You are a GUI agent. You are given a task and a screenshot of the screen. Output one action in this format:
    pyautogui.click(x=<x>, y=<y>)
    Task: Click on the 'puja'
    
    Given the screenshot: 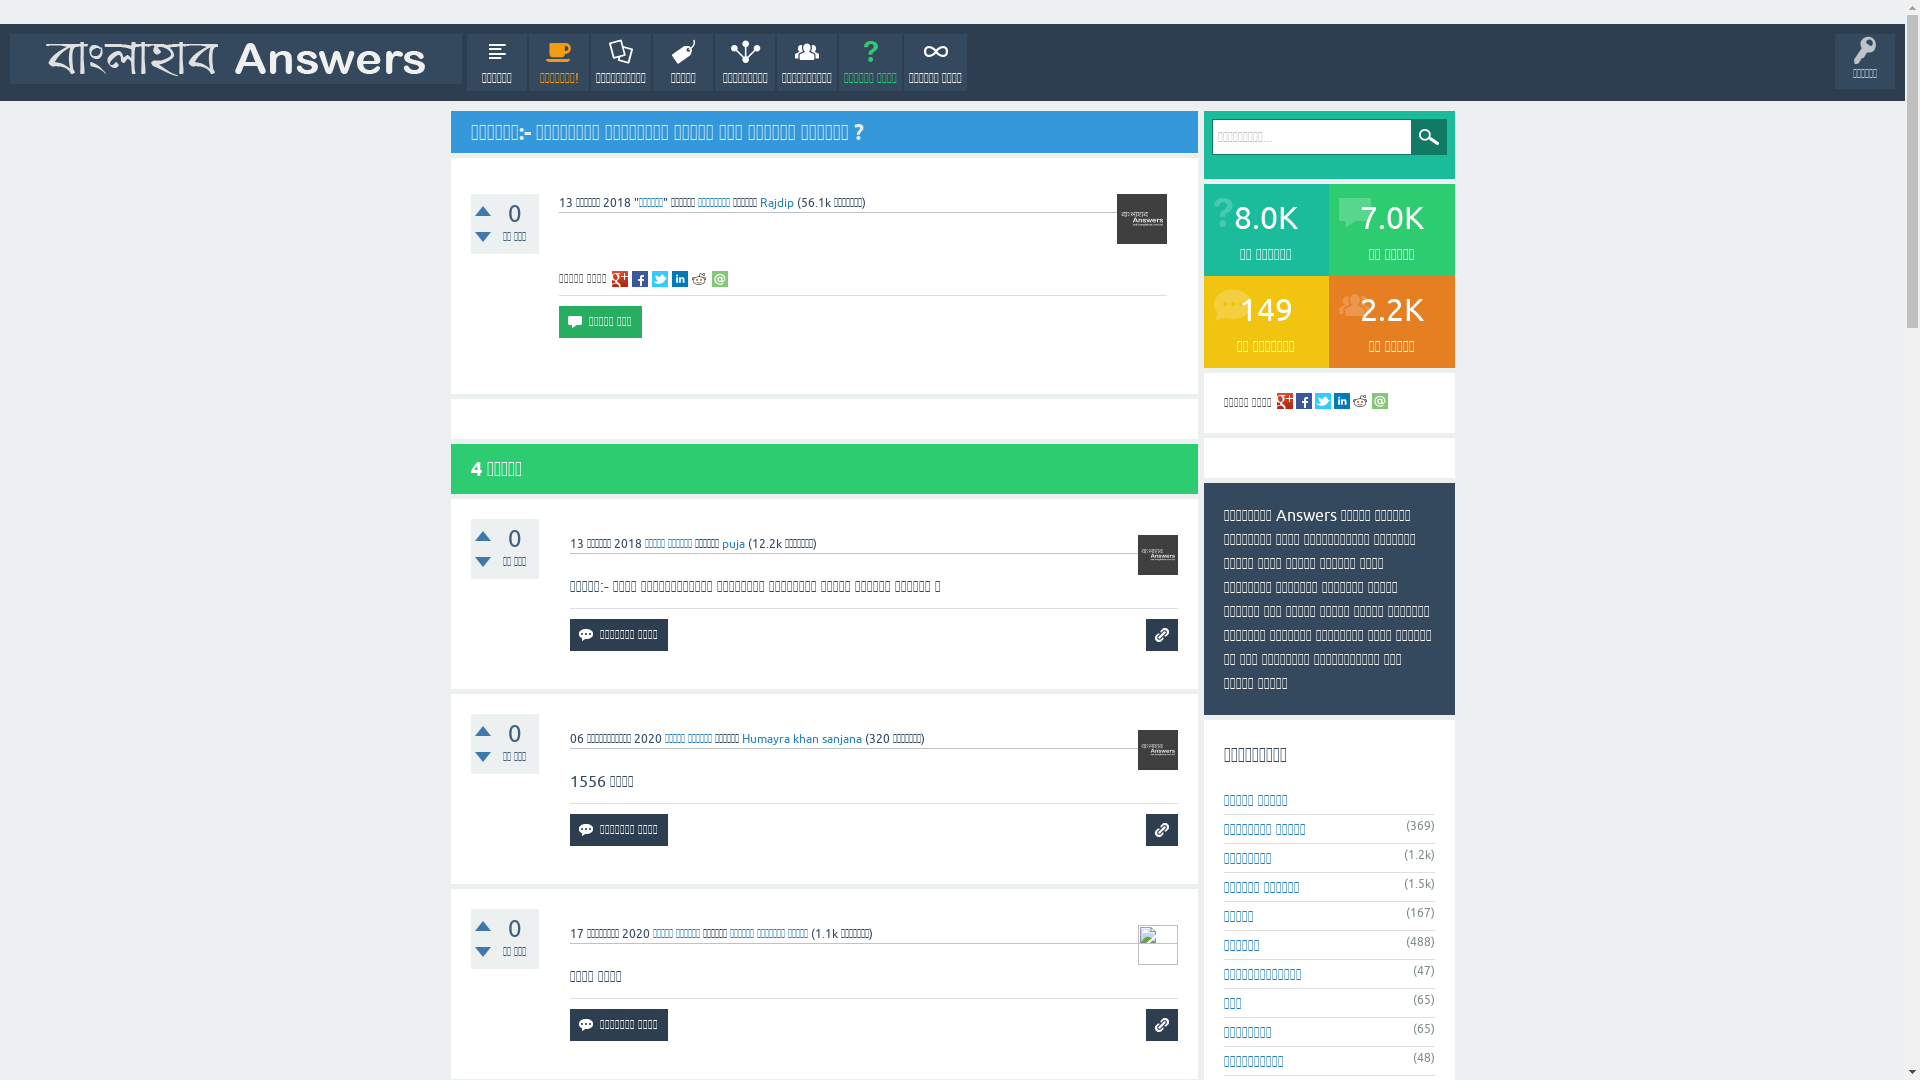 What is the action you would take?
    pyautogui.click(x=720, y=543)
    